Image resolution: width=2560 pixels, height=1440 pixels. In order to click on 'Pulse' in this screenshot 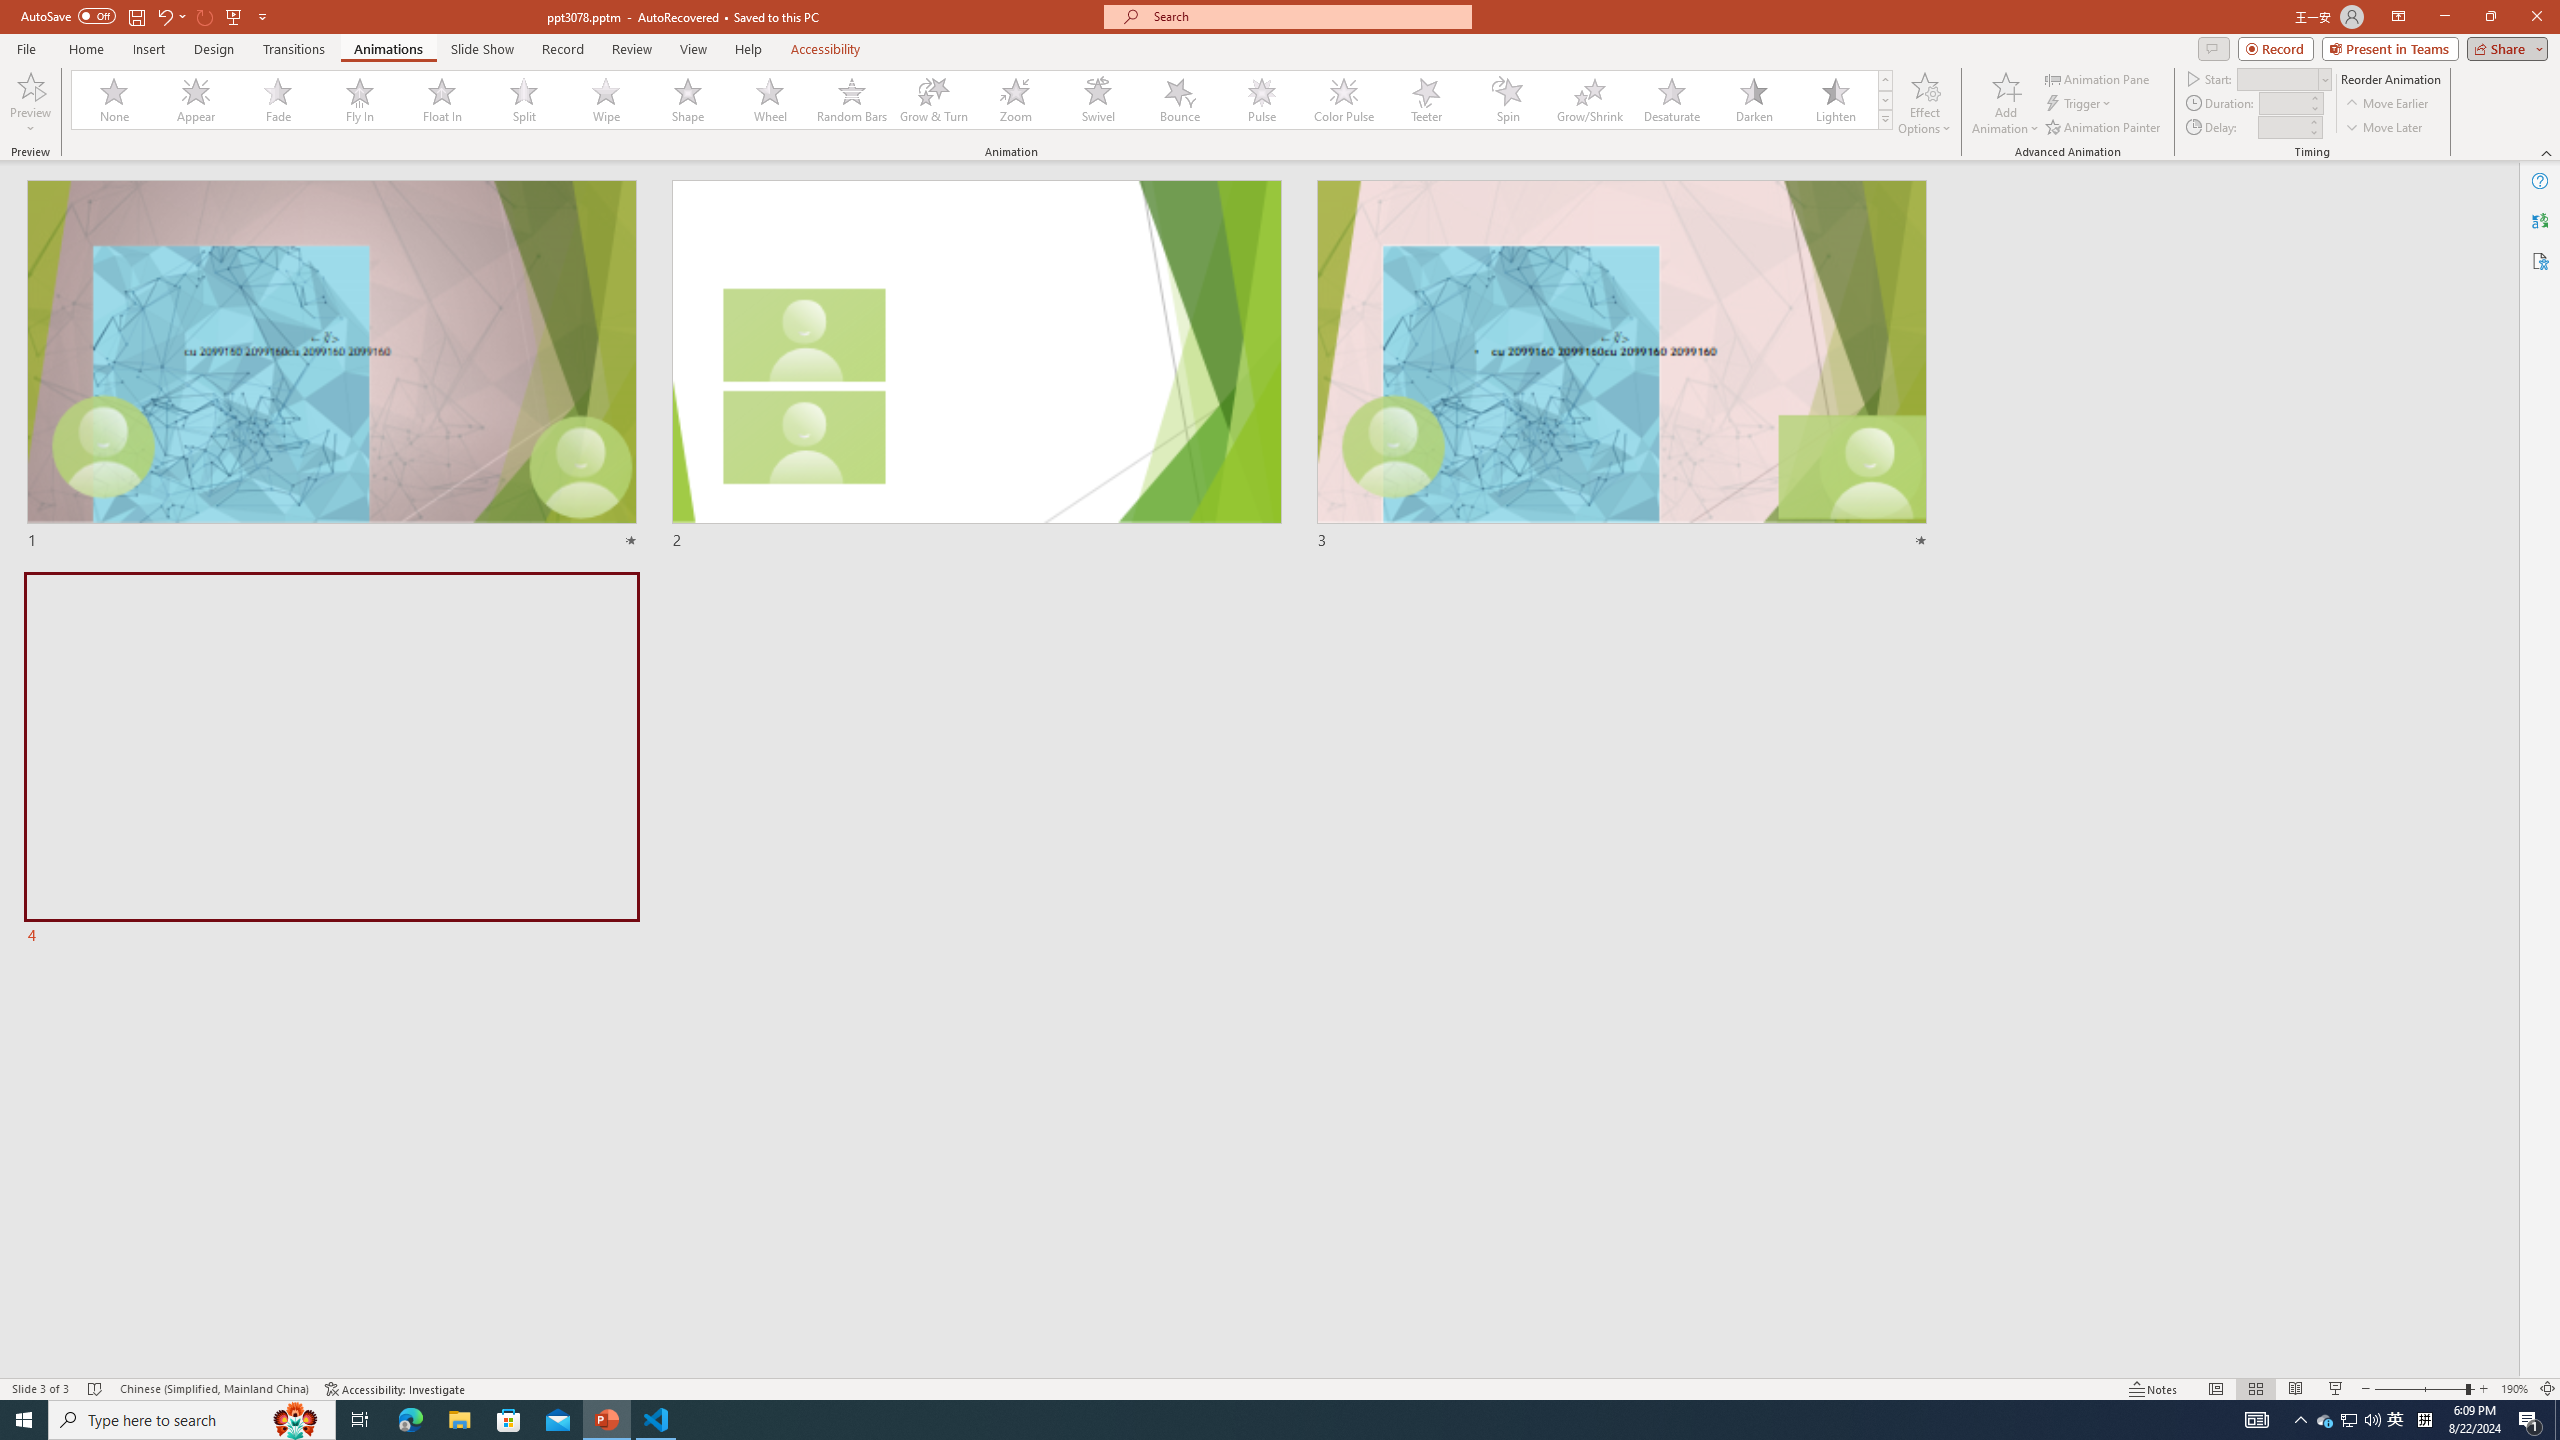, I will do `click(1261, 99)`.